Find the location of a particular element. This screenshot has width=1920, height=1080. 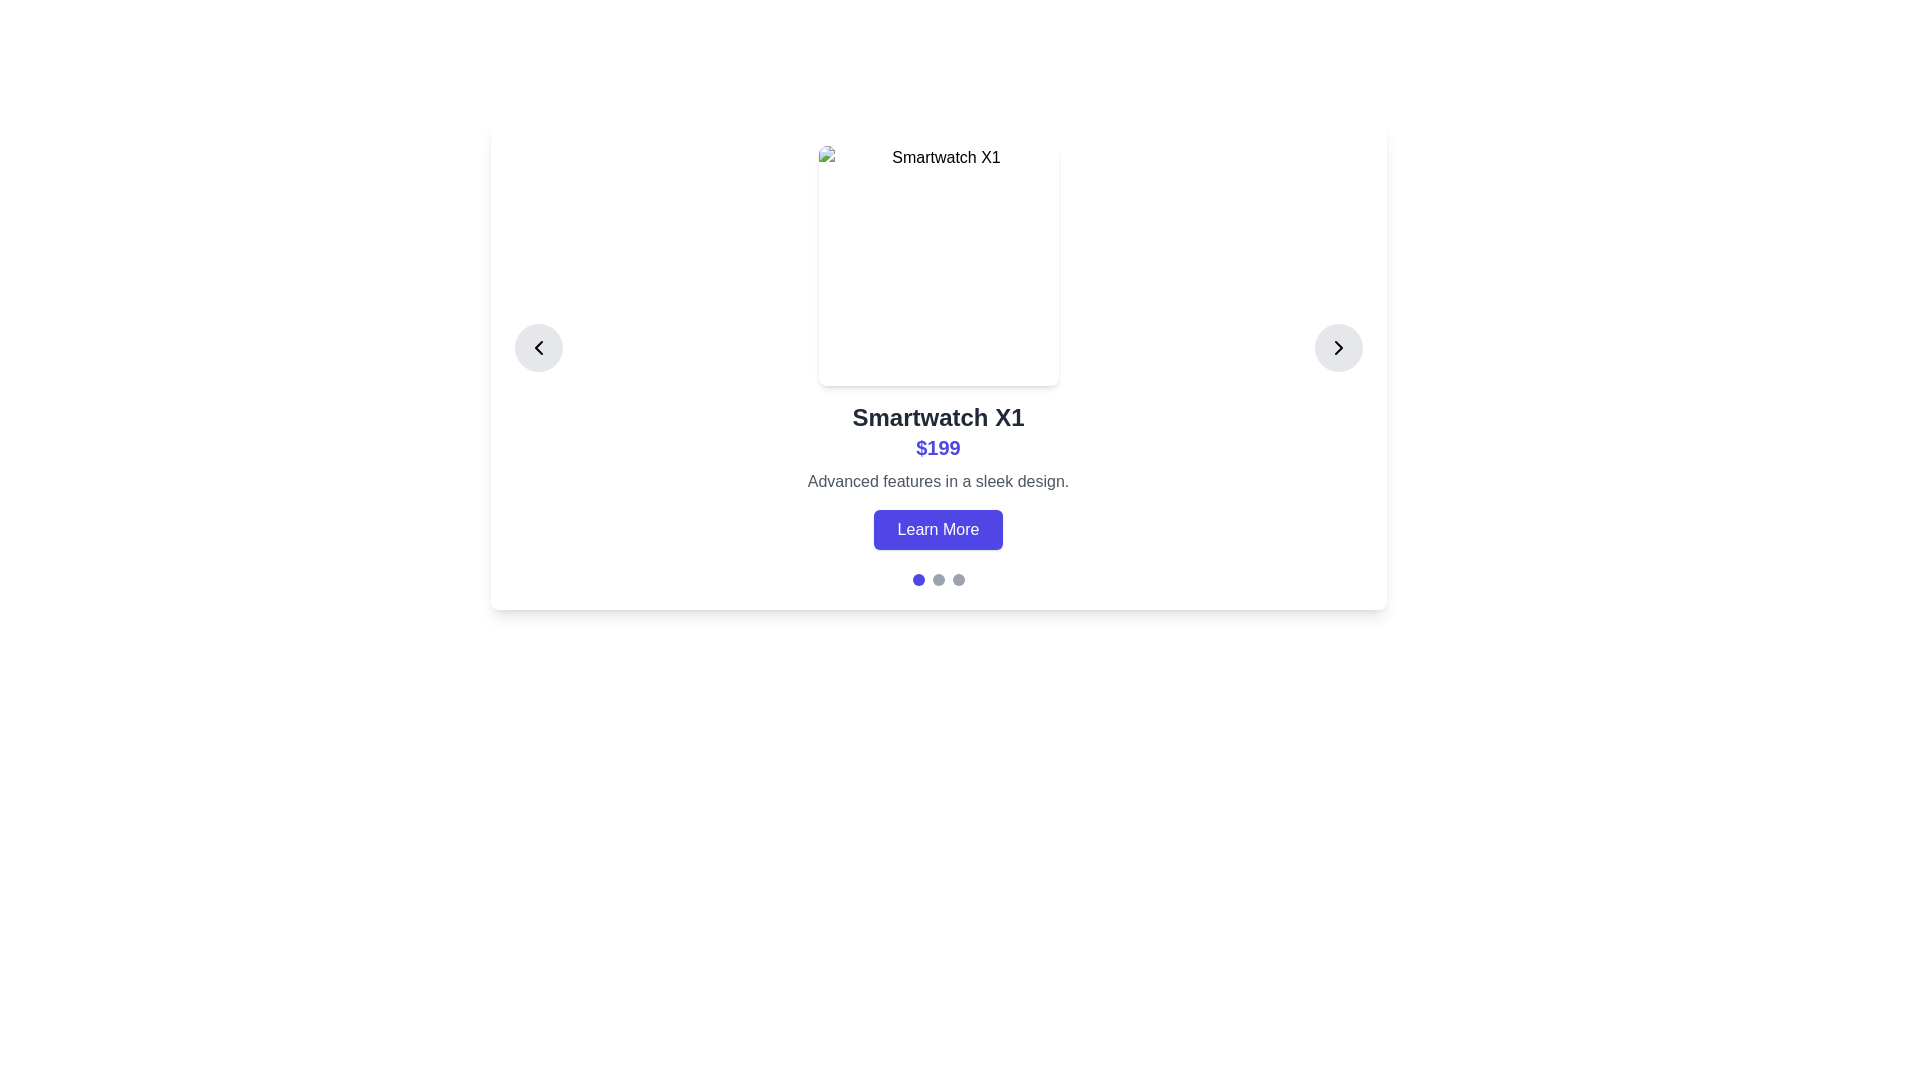

the third navigation dot located at the bottom-center of the UI is located at coordinates (957, 579).